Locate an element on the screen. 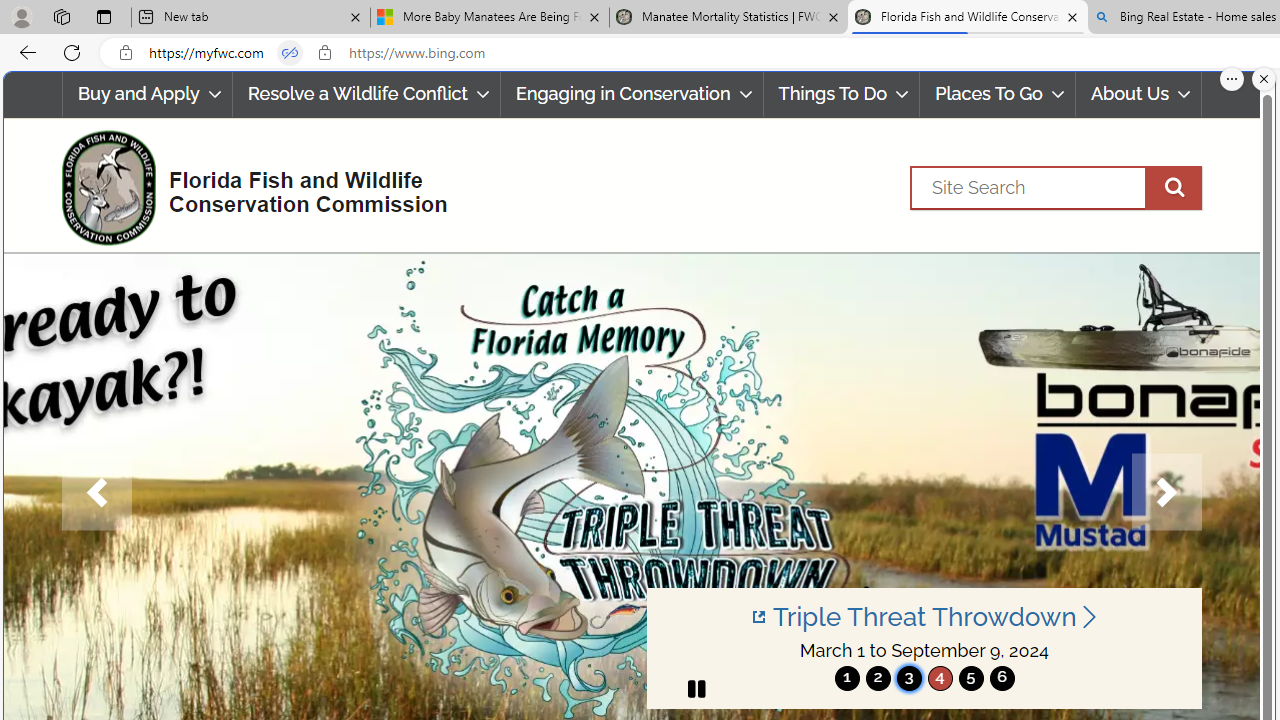 This screenshot has width=1280, height=720. 'About Us' is located at coordinates (1138, 94).